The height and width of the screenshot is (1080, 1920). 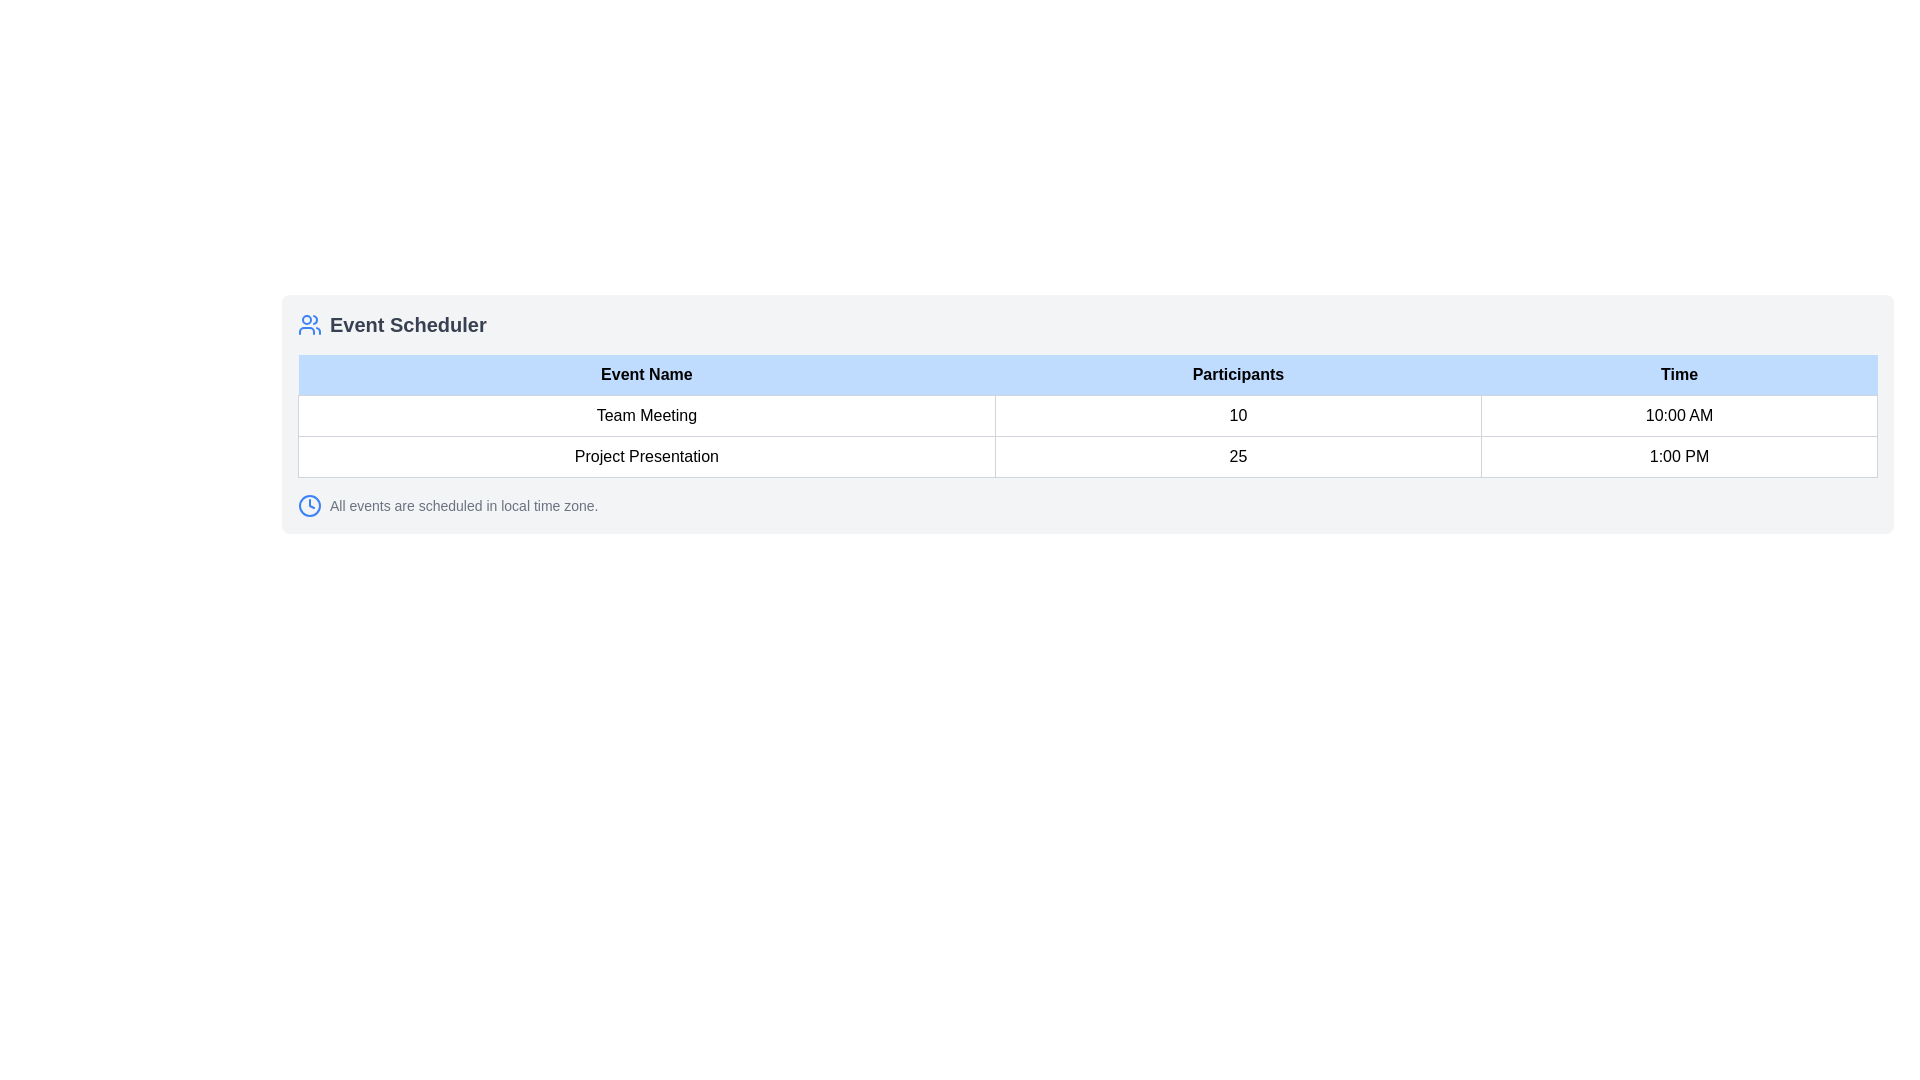 What do you see at coordinates (309, 323) in the screenshot?
I see `the blue icon representing a group of users located to the left of the 'Event Scheduler' title` at bounding box center [309, 323].